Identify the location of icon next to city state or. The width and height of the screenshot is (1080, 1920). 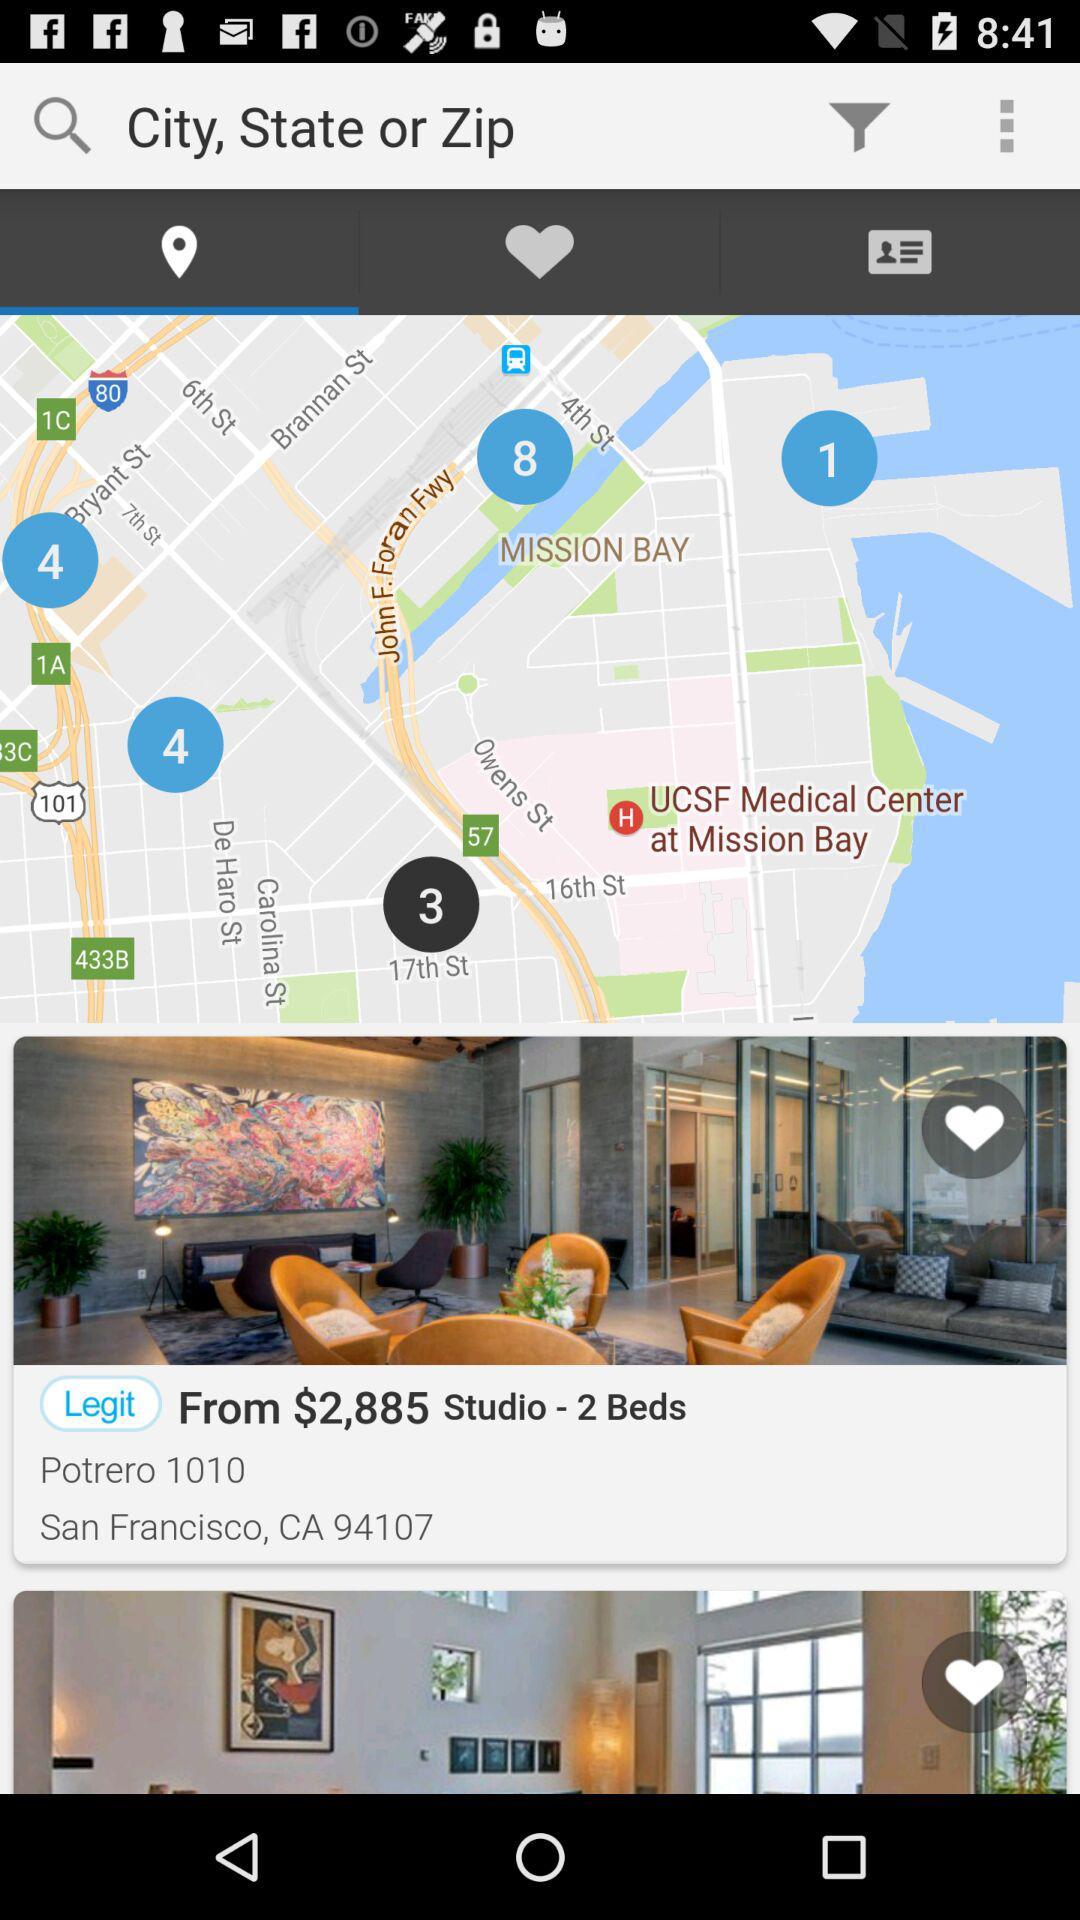
(858, 124).